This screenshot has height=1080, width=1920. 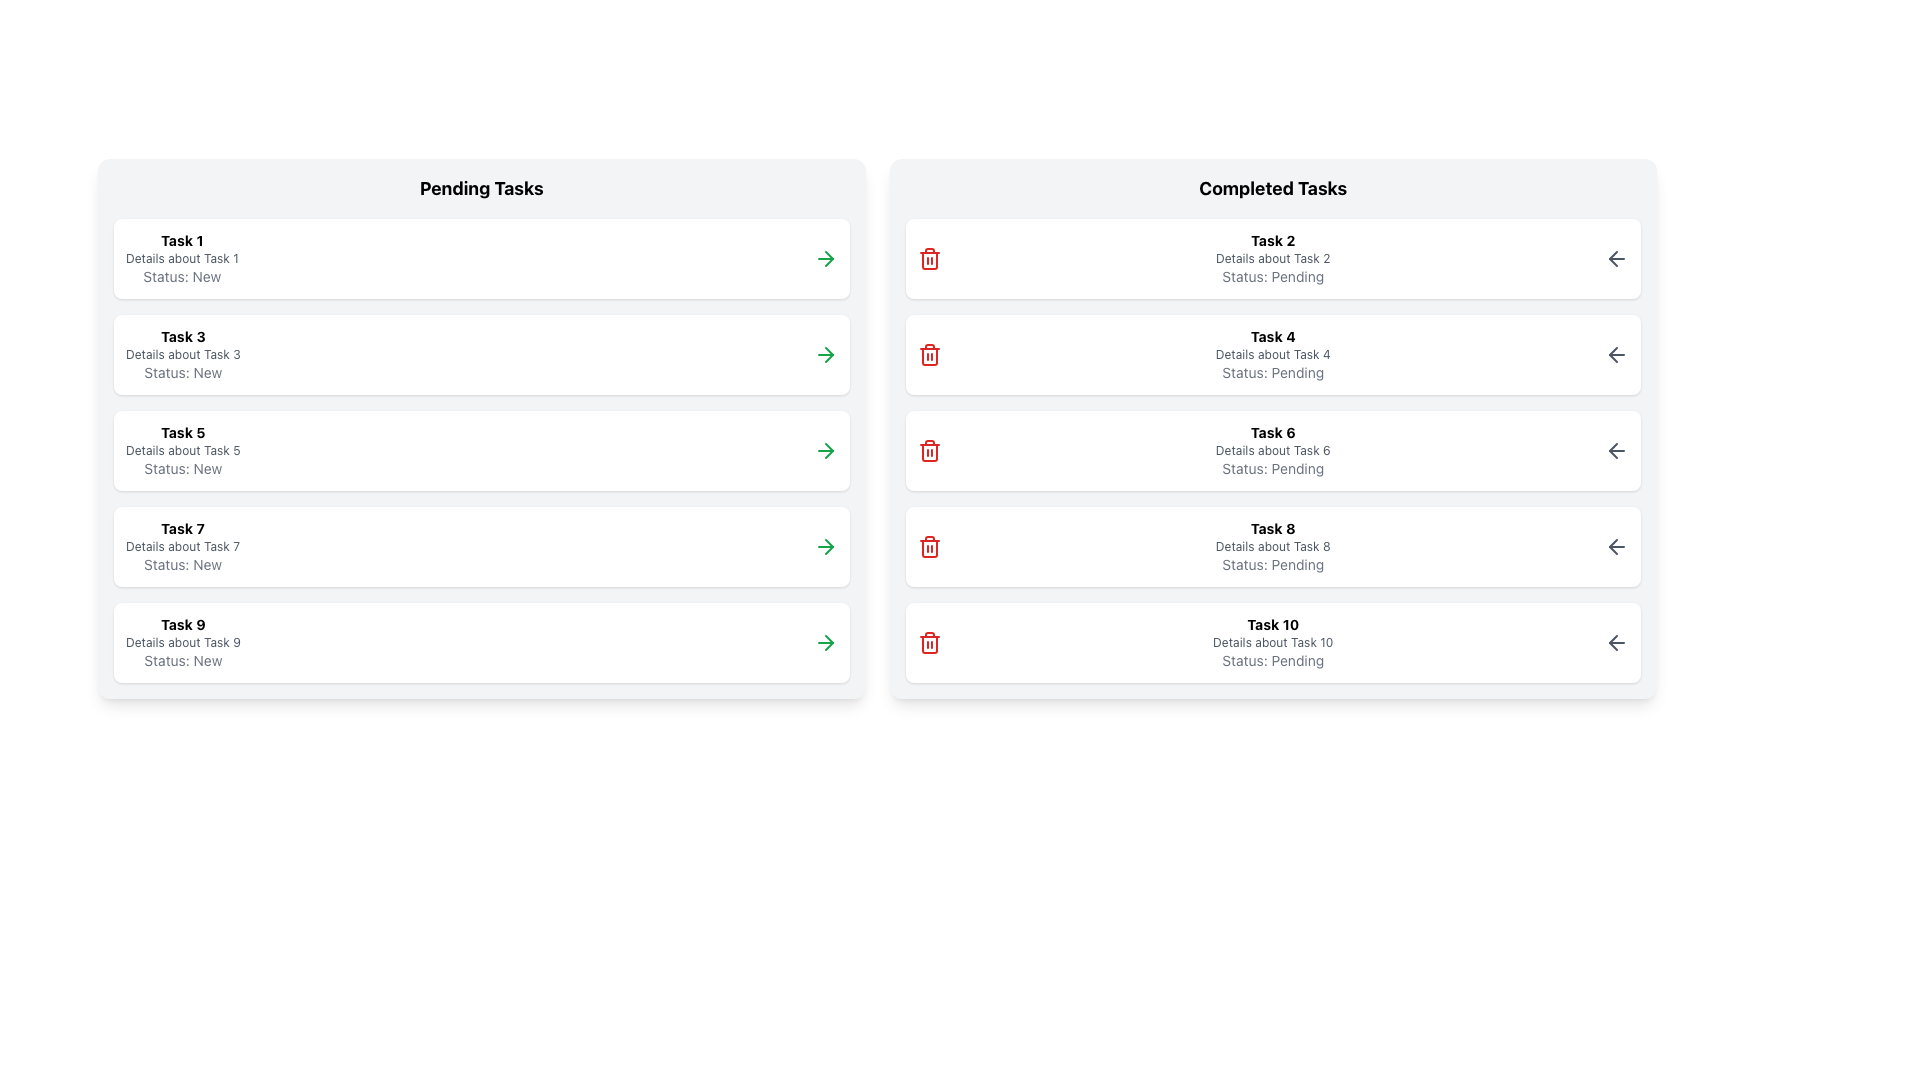 What do you see at coordinates (1272, 547) in the screenshot?
I see `text content of the task details block for Task 8, which is located in the fourth item of the right-hand column labeled 'Completed Tasks.'` at bounding box center [1272, 547].